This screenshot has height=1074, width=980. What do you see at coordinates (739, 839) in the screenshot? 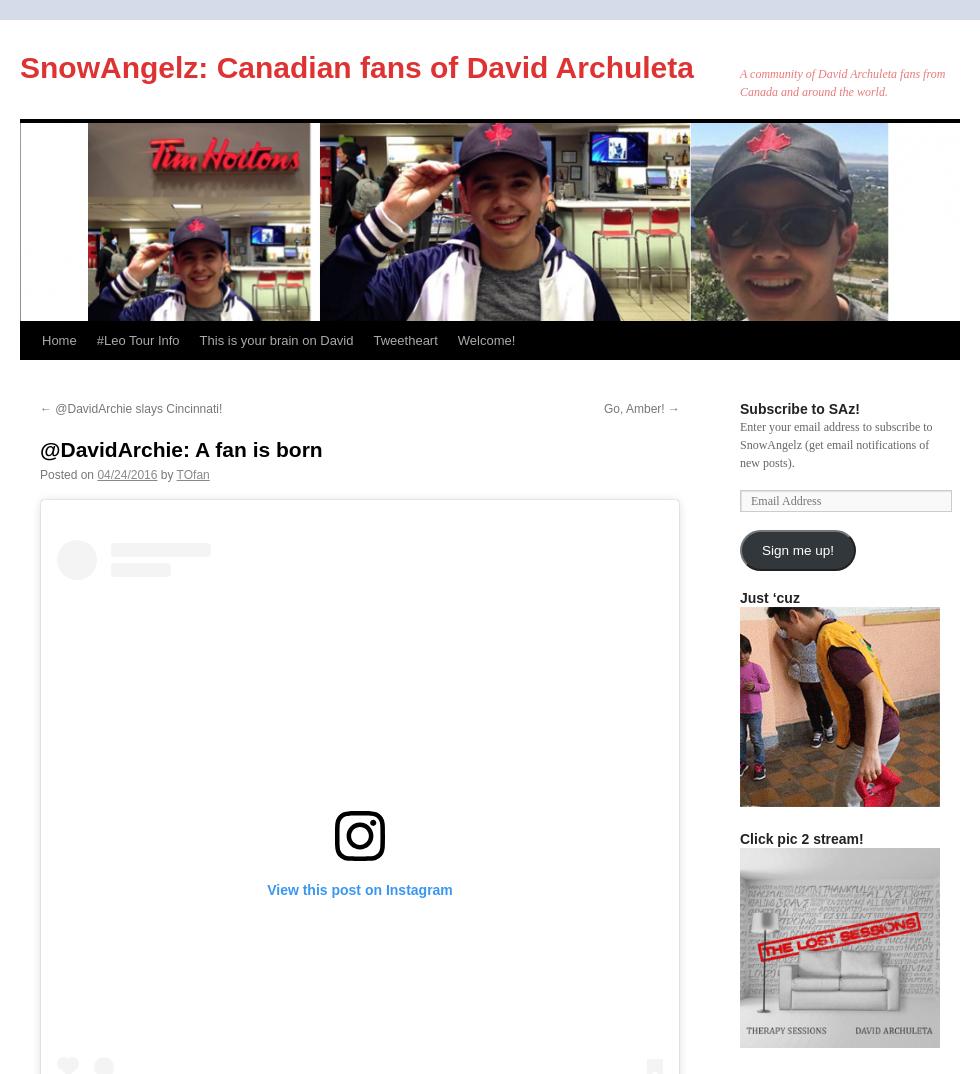
I see `'Click pic 2 stream!'` at bounding box center [739, 839].